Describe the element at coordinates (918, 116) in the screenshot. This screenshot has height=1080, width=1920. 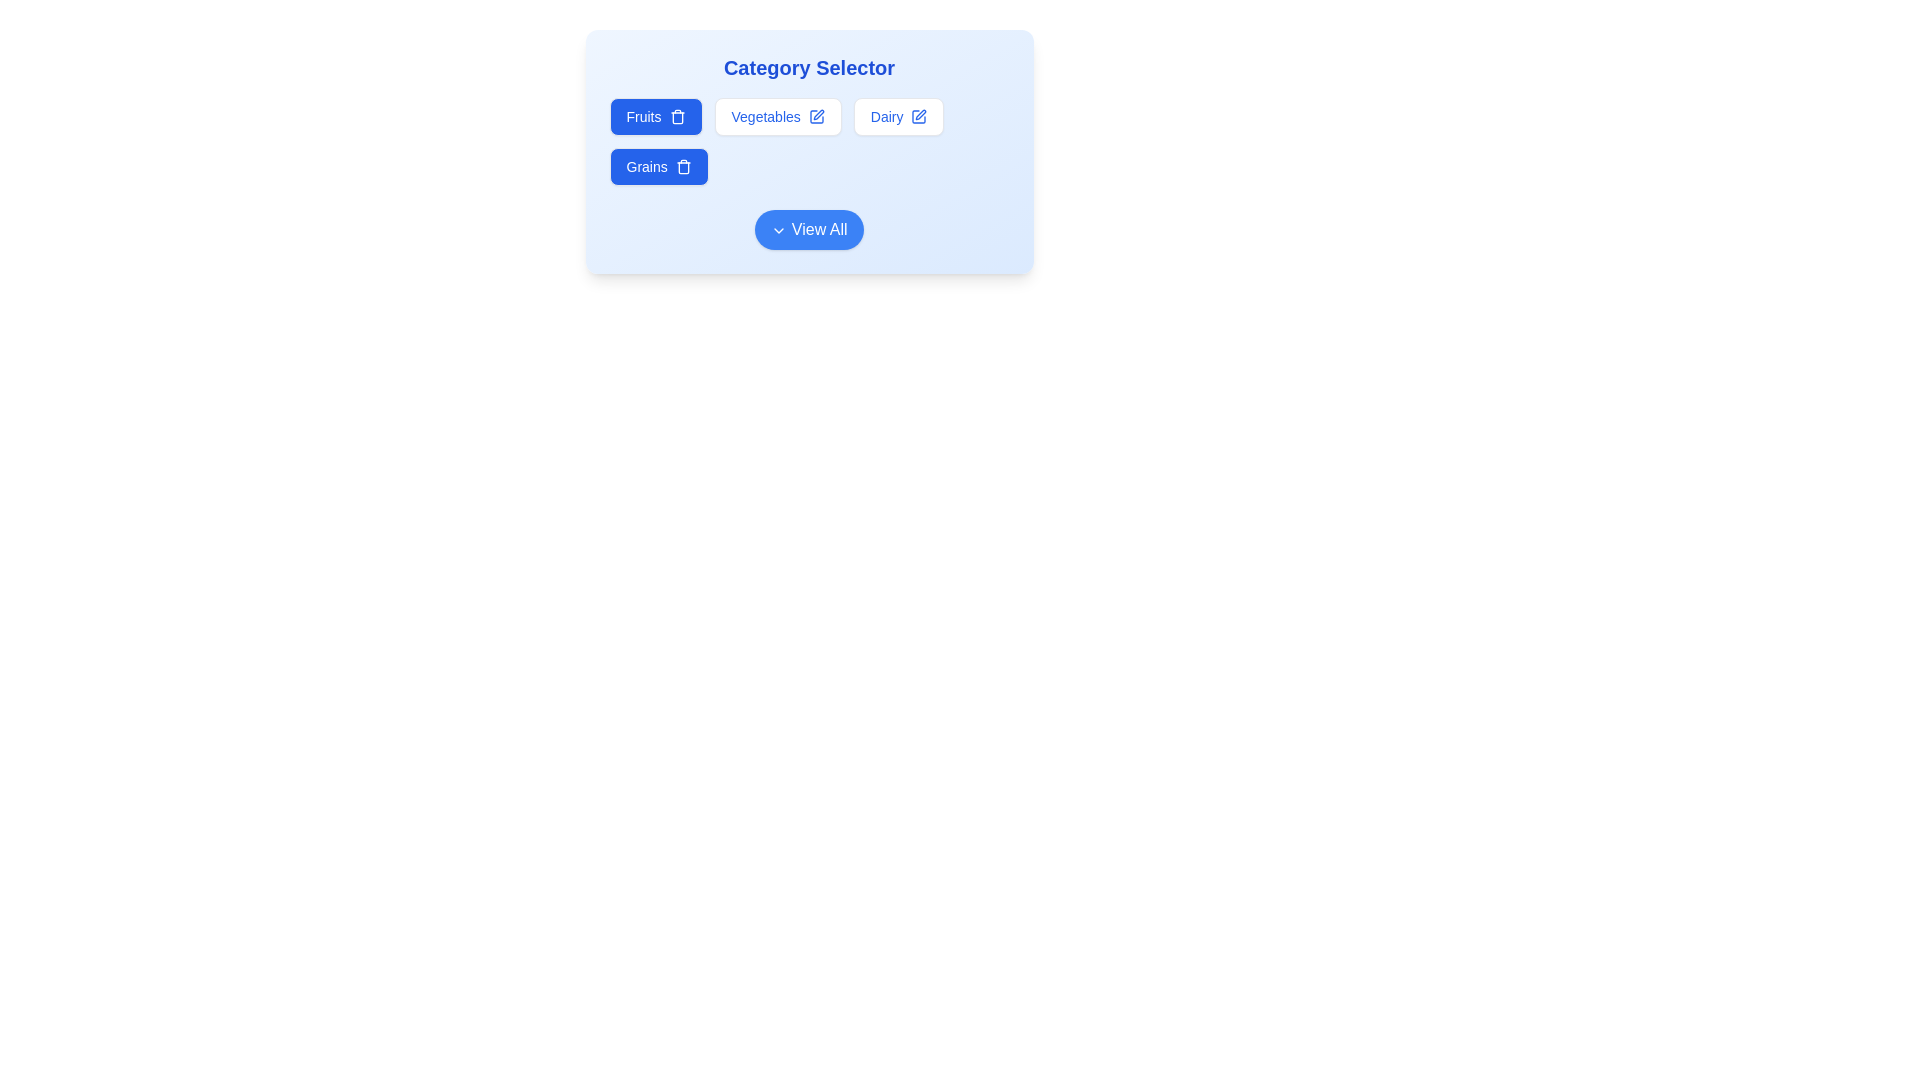
I see `edit icon associated with the category Dairy to select it` at that location.